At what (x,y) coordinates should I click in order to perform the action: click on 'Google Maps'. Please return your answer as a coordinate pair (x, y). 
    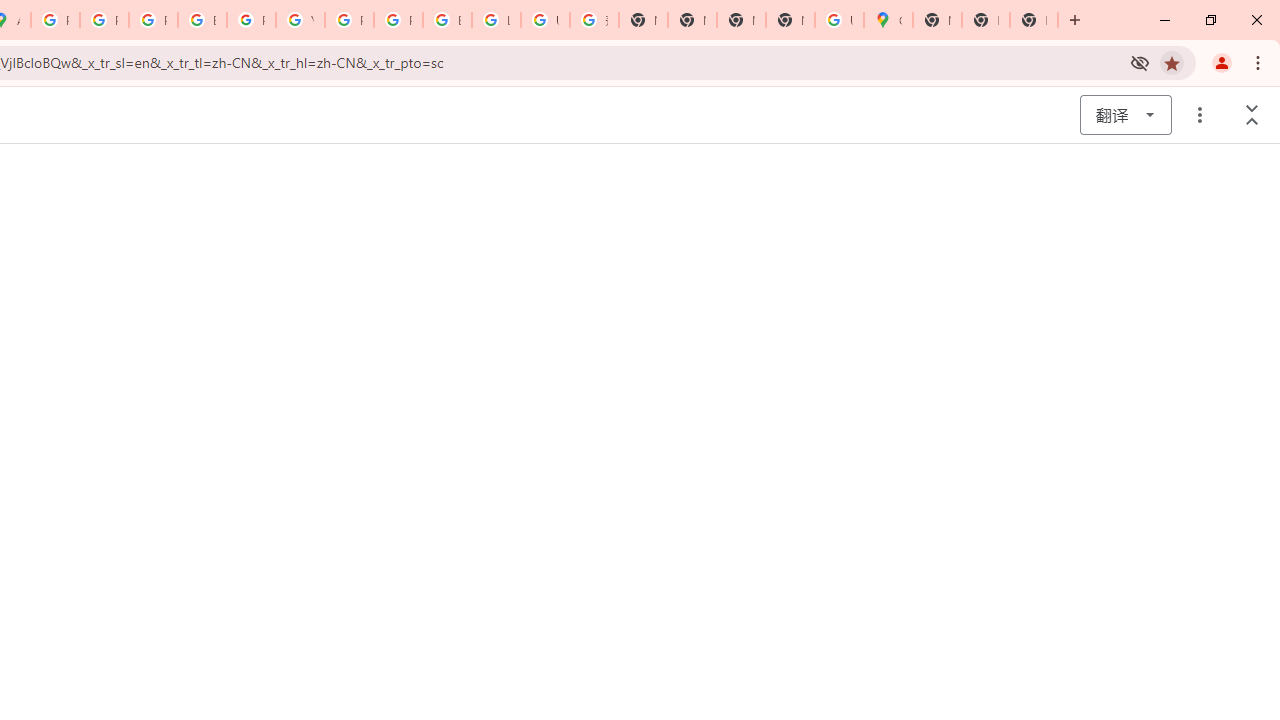
    Looking at the image, I should click on (887, 20).